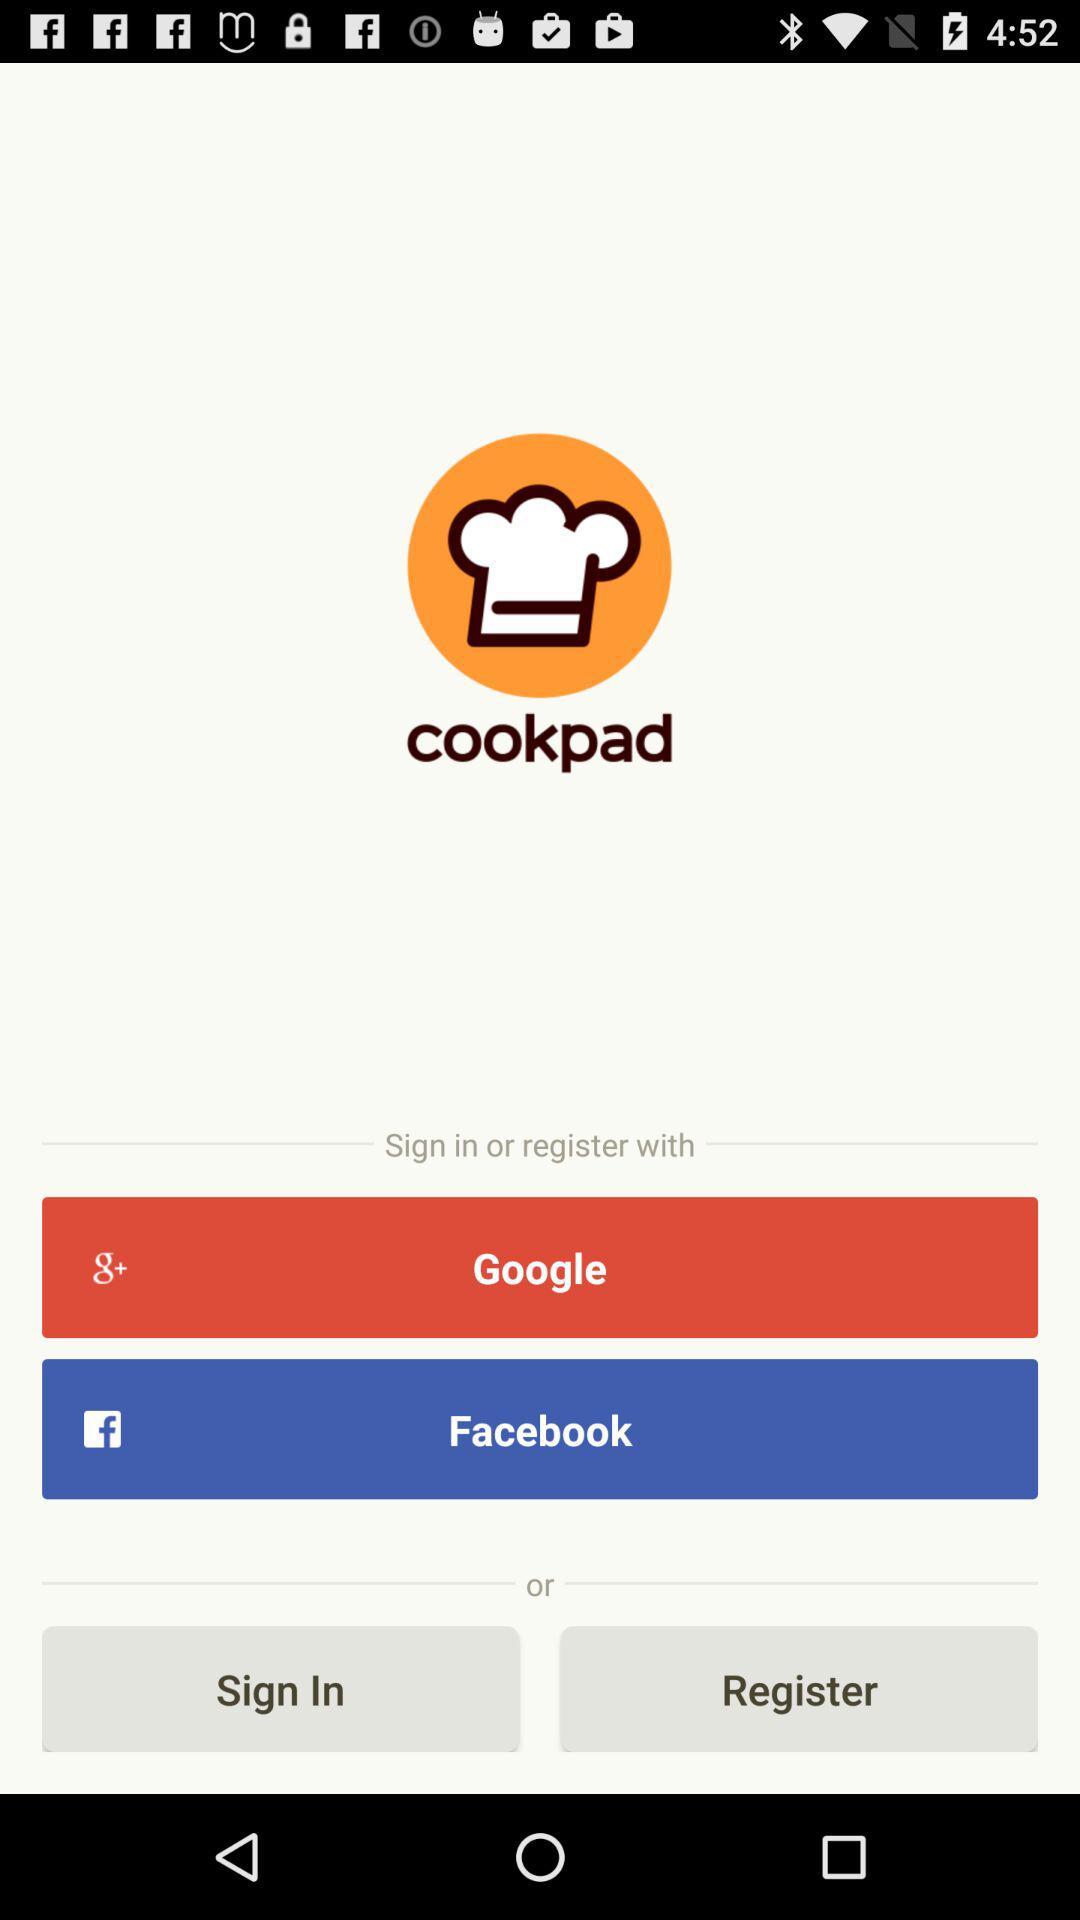 Image resolution: width=1080 pixels, height=1920 pixels. I want to click on the icon above or icon, so click(540, 1428).